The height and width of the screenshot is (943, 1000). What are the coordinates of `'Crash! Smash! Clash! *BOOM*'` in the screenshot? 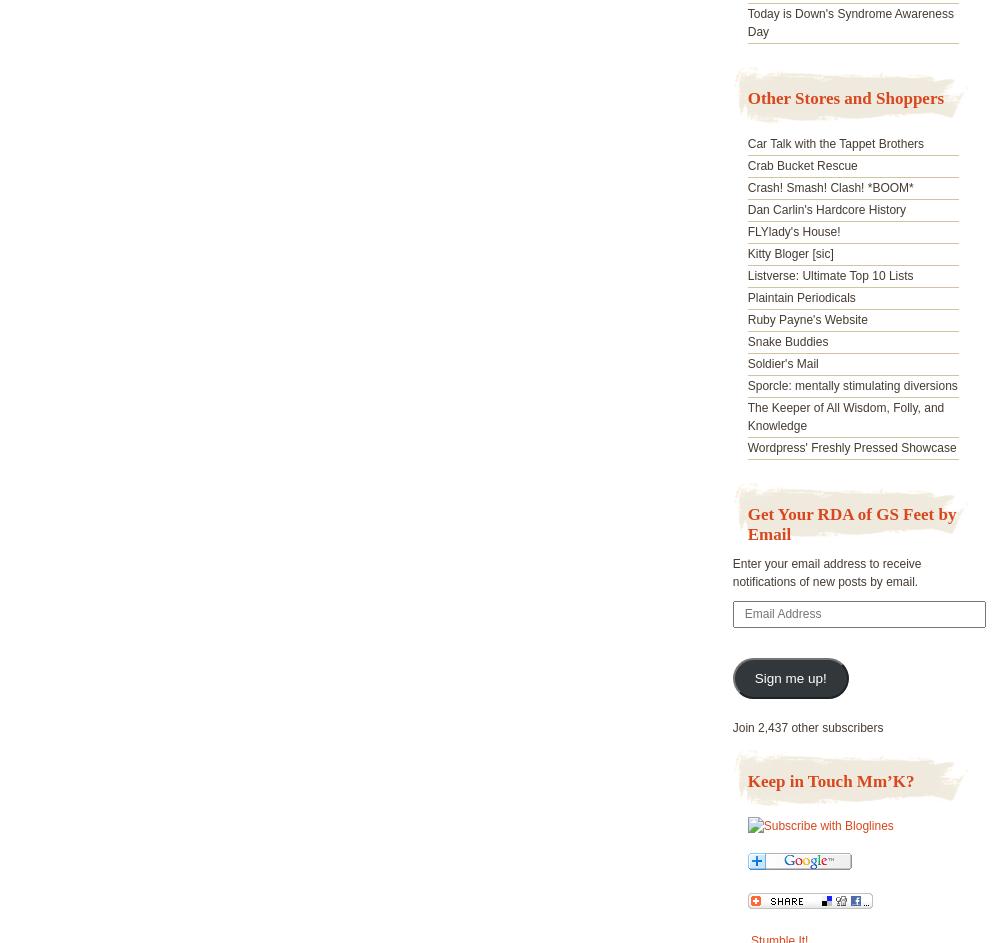 It's located at (746, 187).